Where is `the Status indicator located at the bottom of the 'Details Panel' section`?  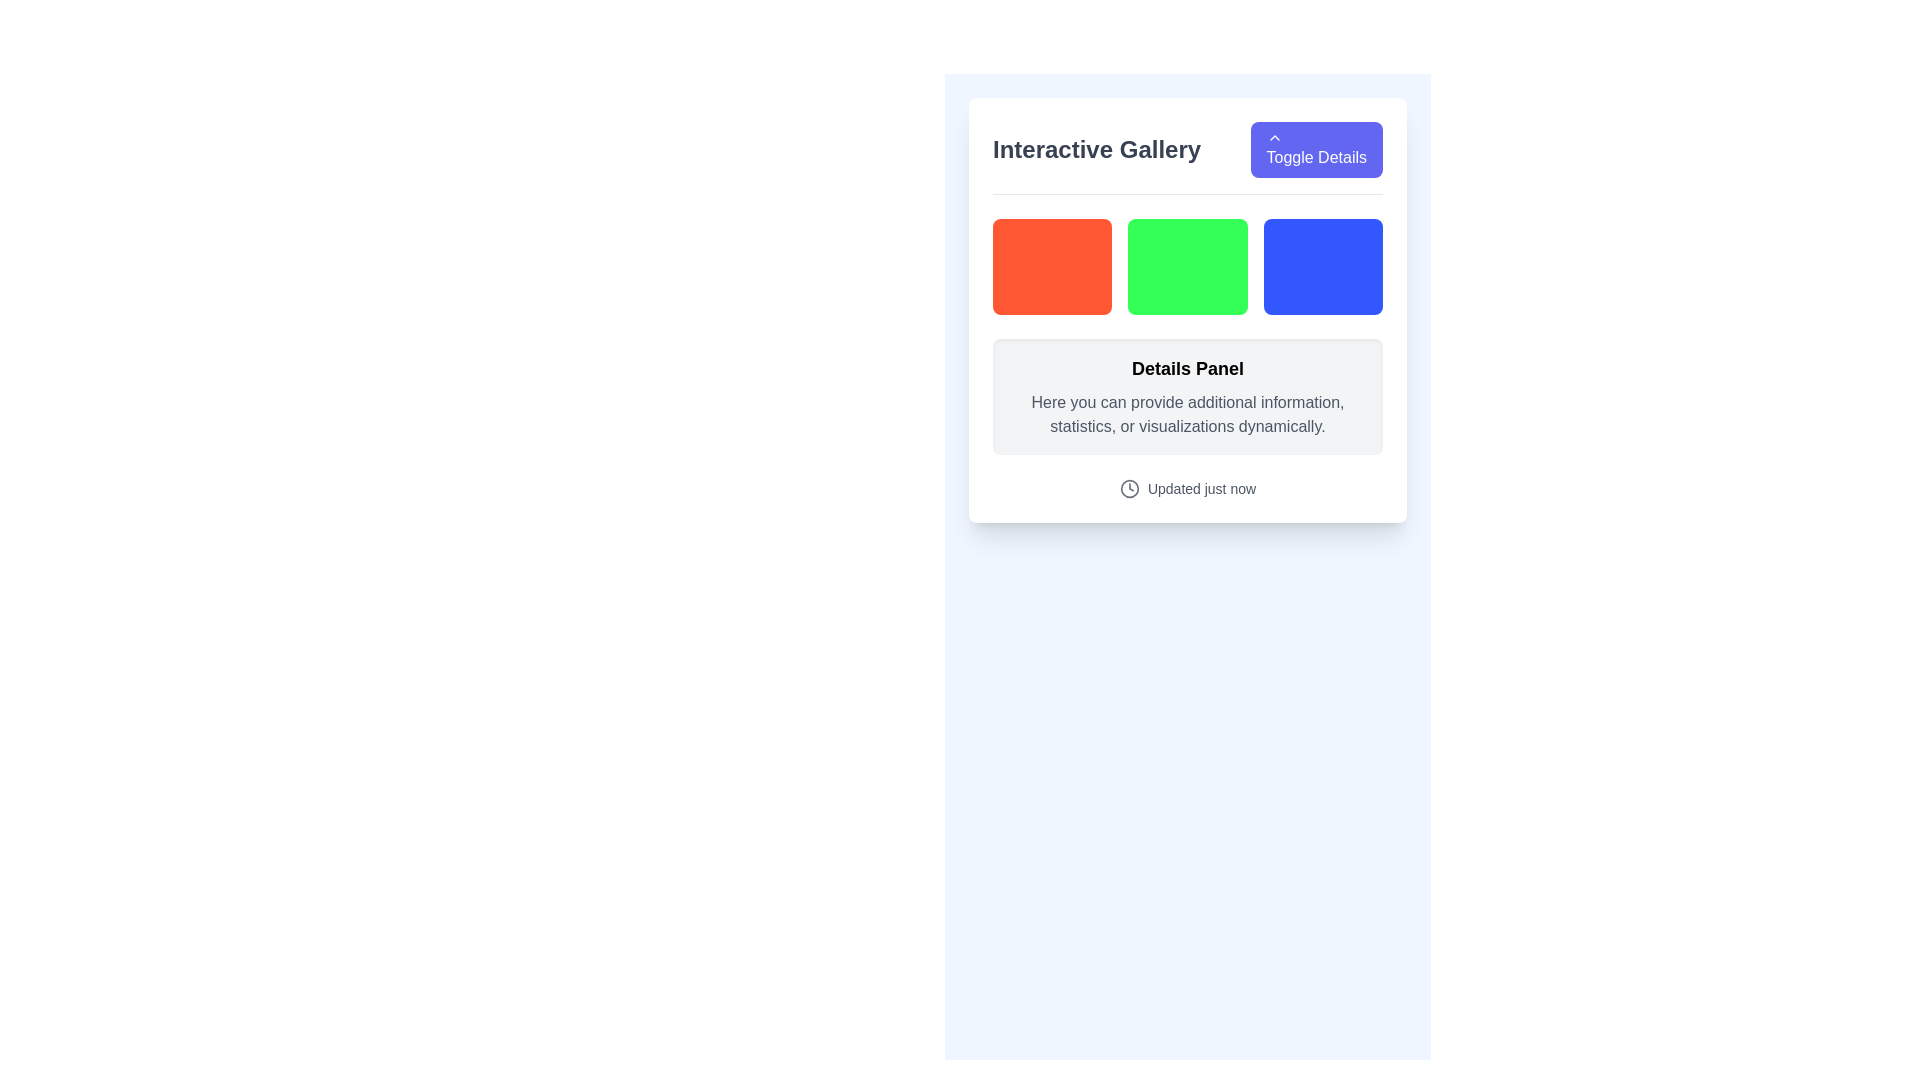 the Status indicator located at the bottom of the 'Details Panel' section is located at coordinates (1188, 489).